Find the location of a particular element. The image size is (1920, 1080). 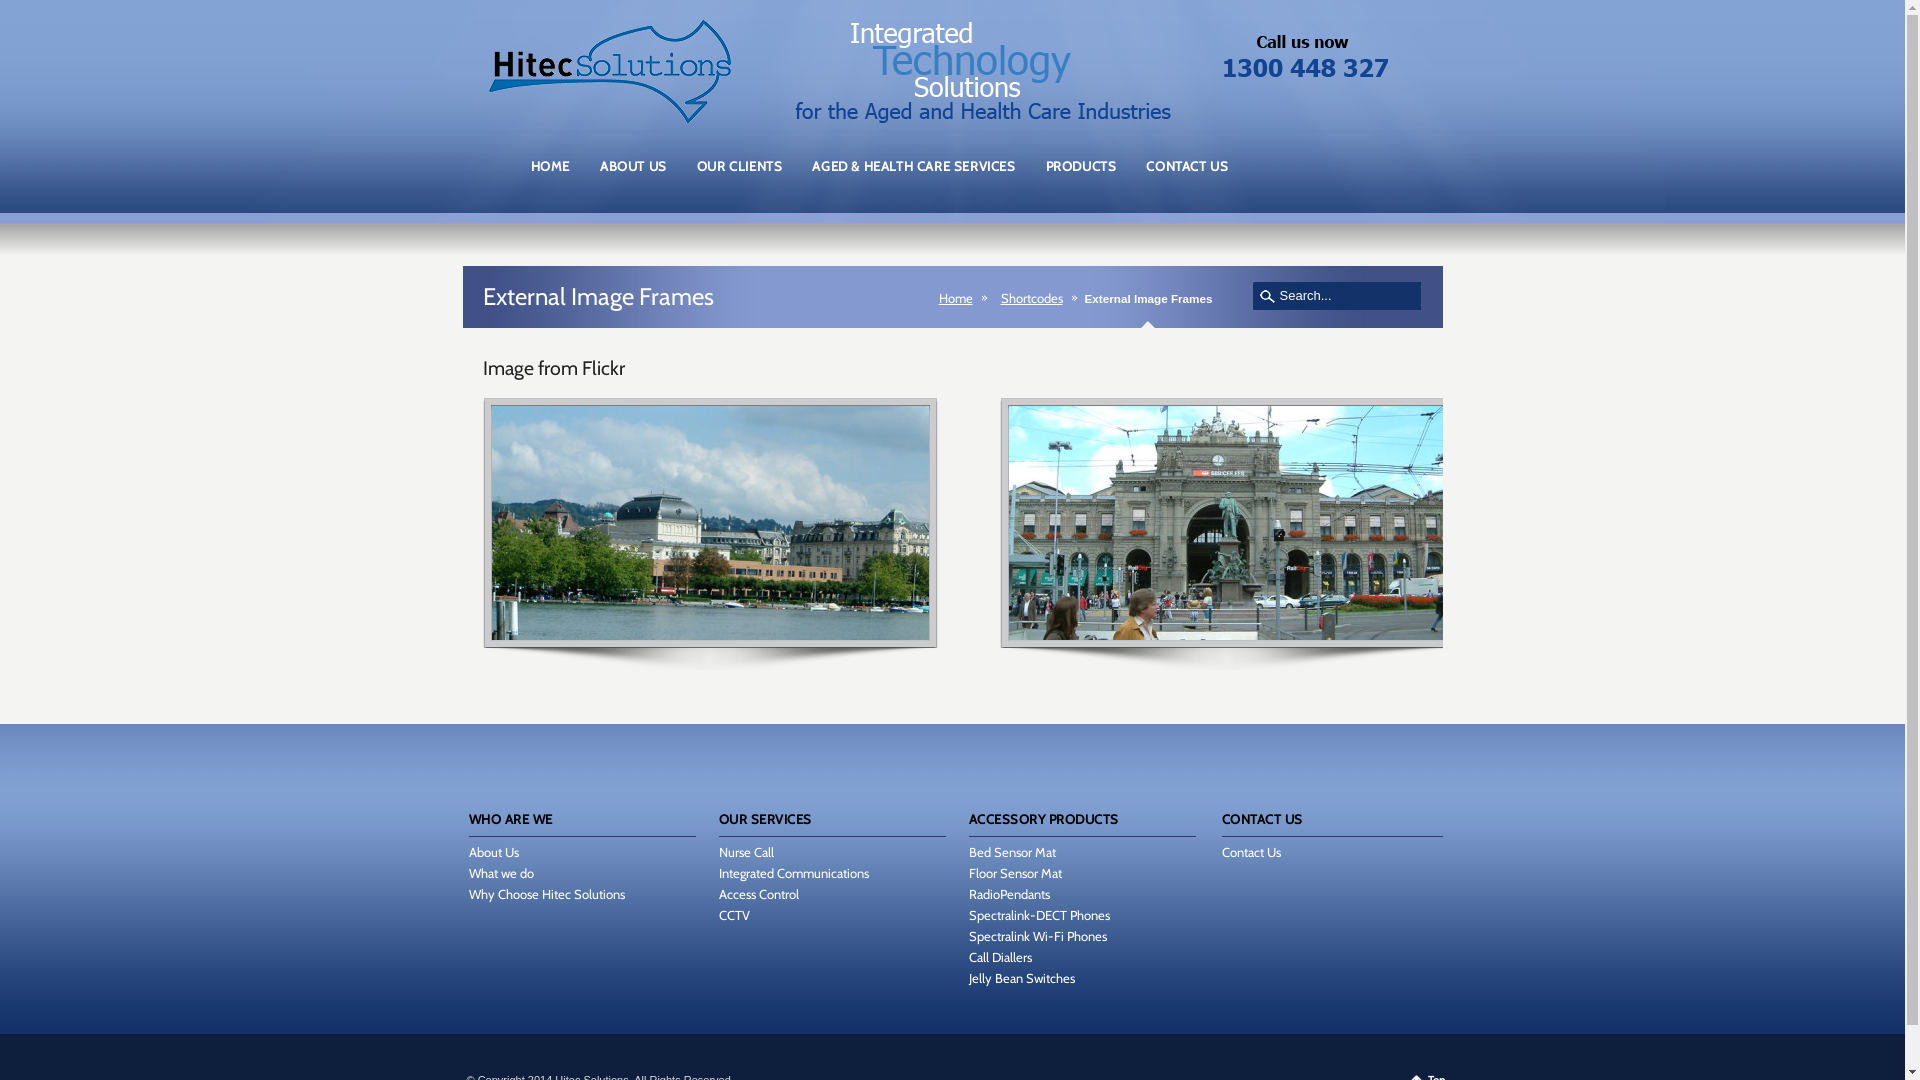

'Shortcodes' is located at coordinates (1036, 297).